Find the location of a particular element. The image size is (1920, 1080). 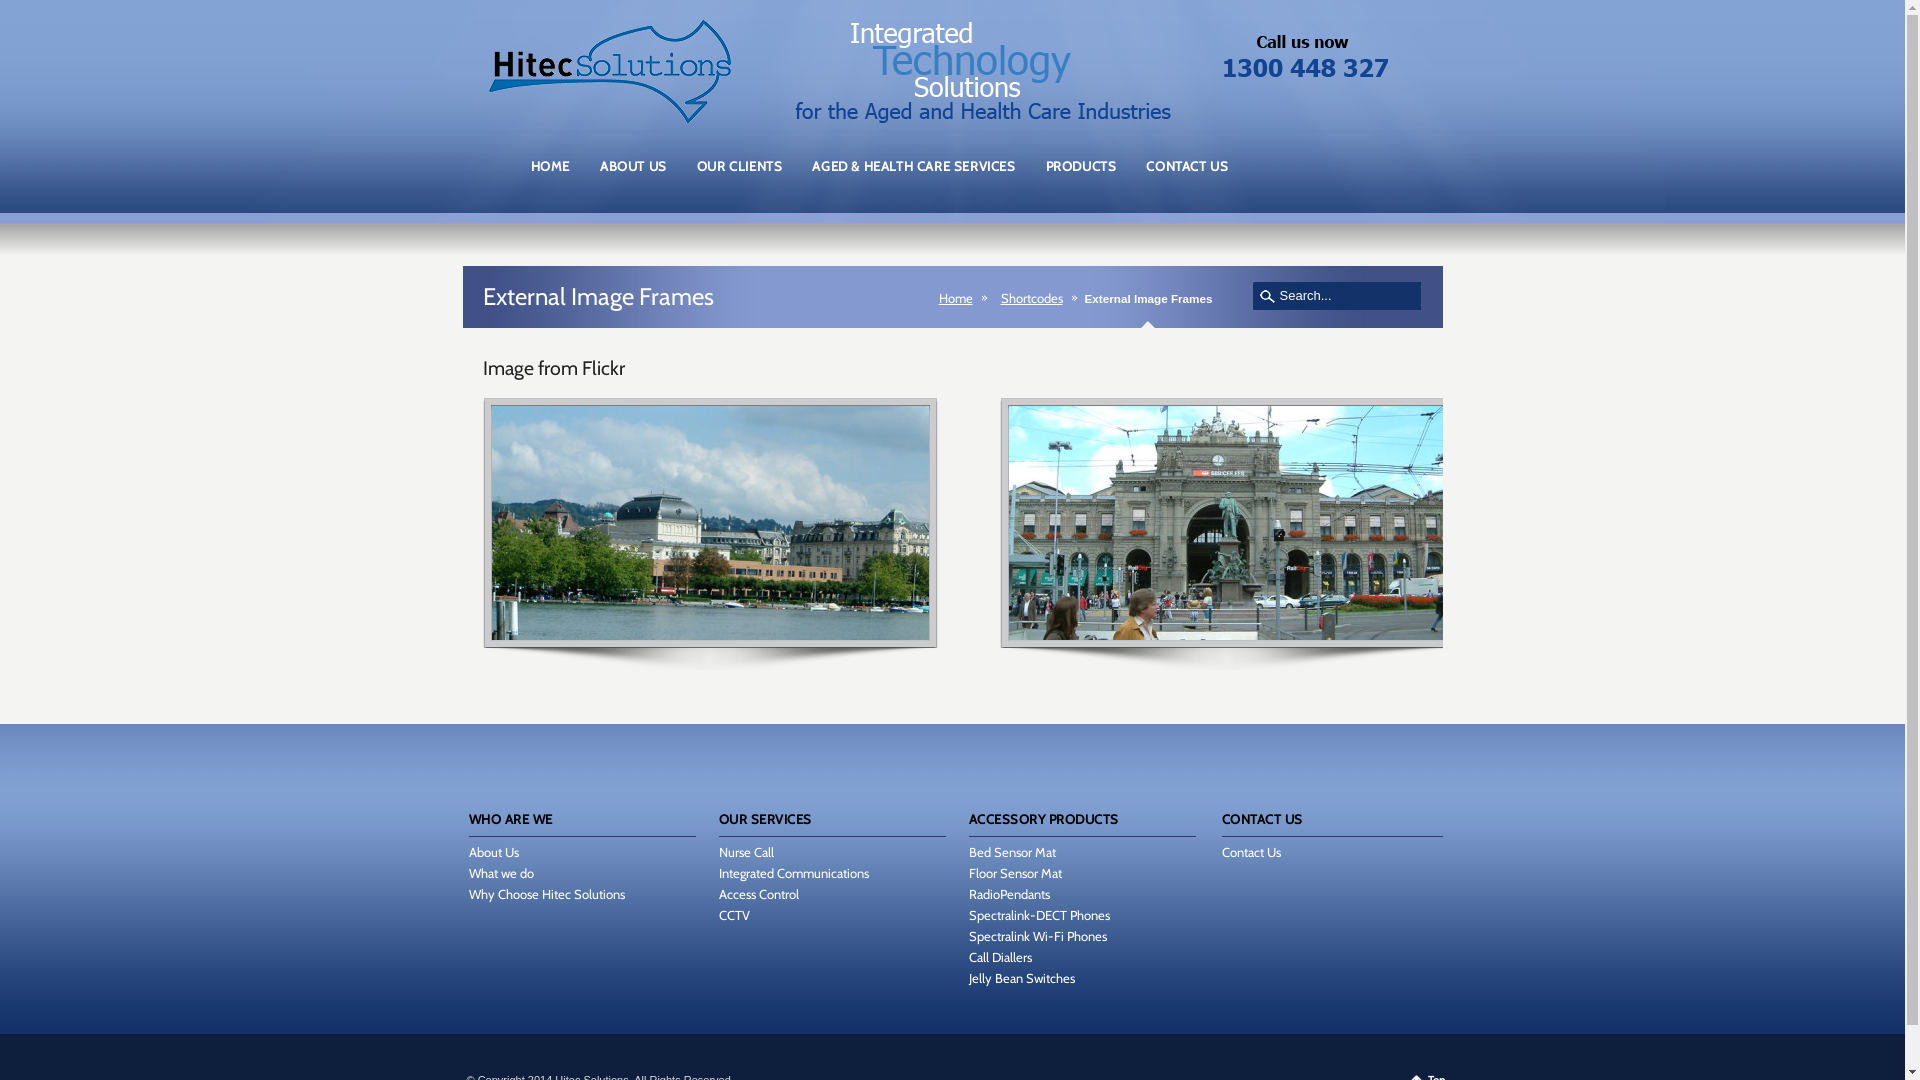

'Shortcodes' is located at coordinates (1036, 297).